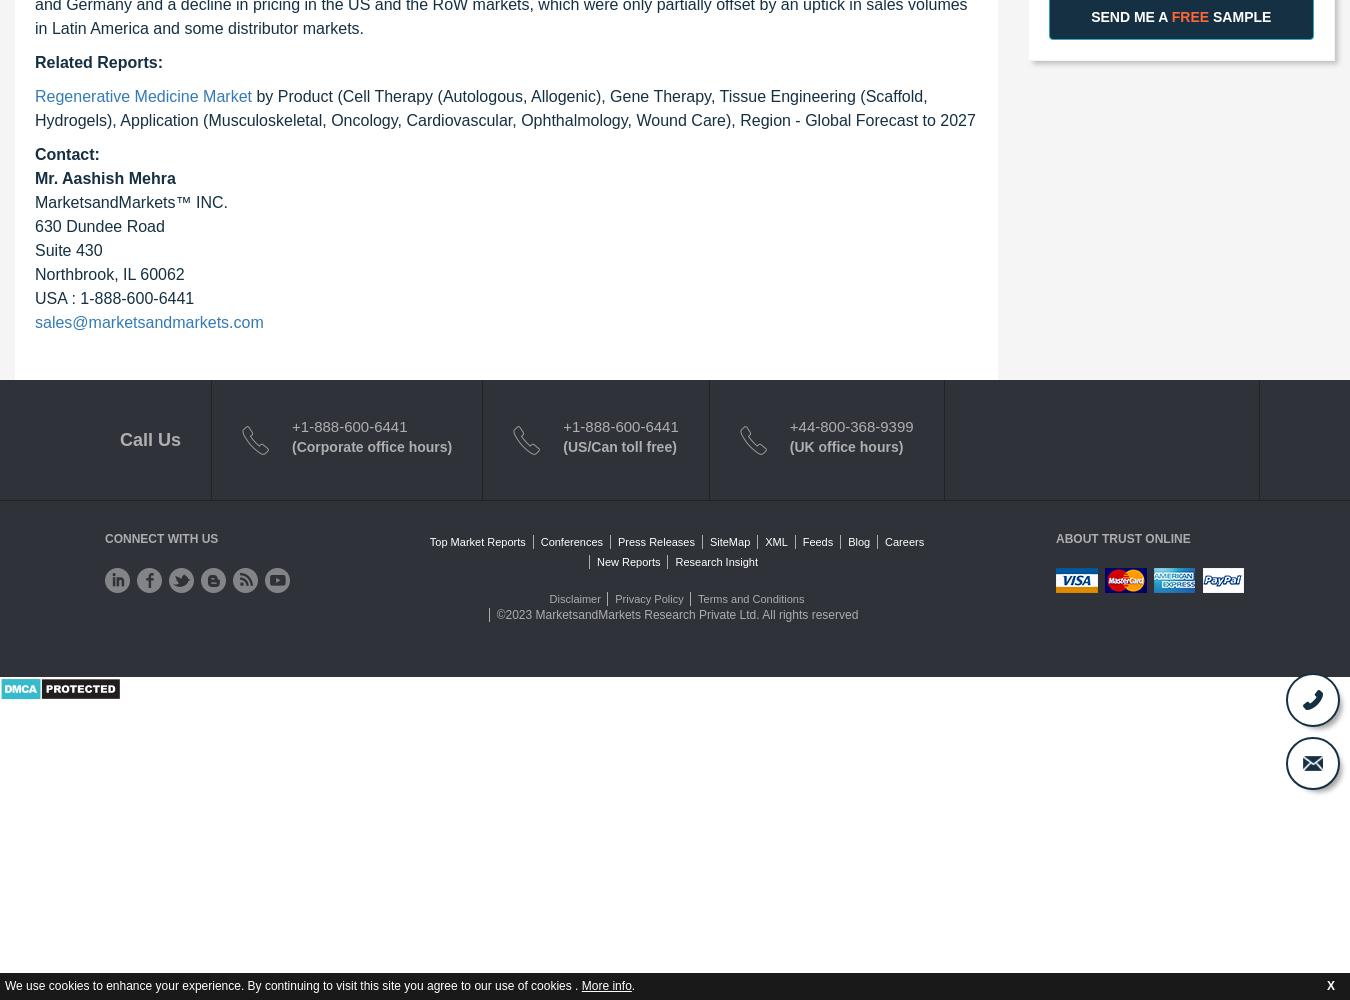 The height and width of the screenshot is (1000, 1350). What do you see at coordinates (504, 106) in the screenshot?
I see `'by Product (Cell Therapy (Autologous, Allogenic), Gene Therapy, Tissue Engineering (Scaffold, Hydrogels), Application (Musculoskeletal, Oncology, Cardiovascular, Ophthalmology, Wound Care), Region - Global Forecast to 2027'` at bounding box center [504, 106].